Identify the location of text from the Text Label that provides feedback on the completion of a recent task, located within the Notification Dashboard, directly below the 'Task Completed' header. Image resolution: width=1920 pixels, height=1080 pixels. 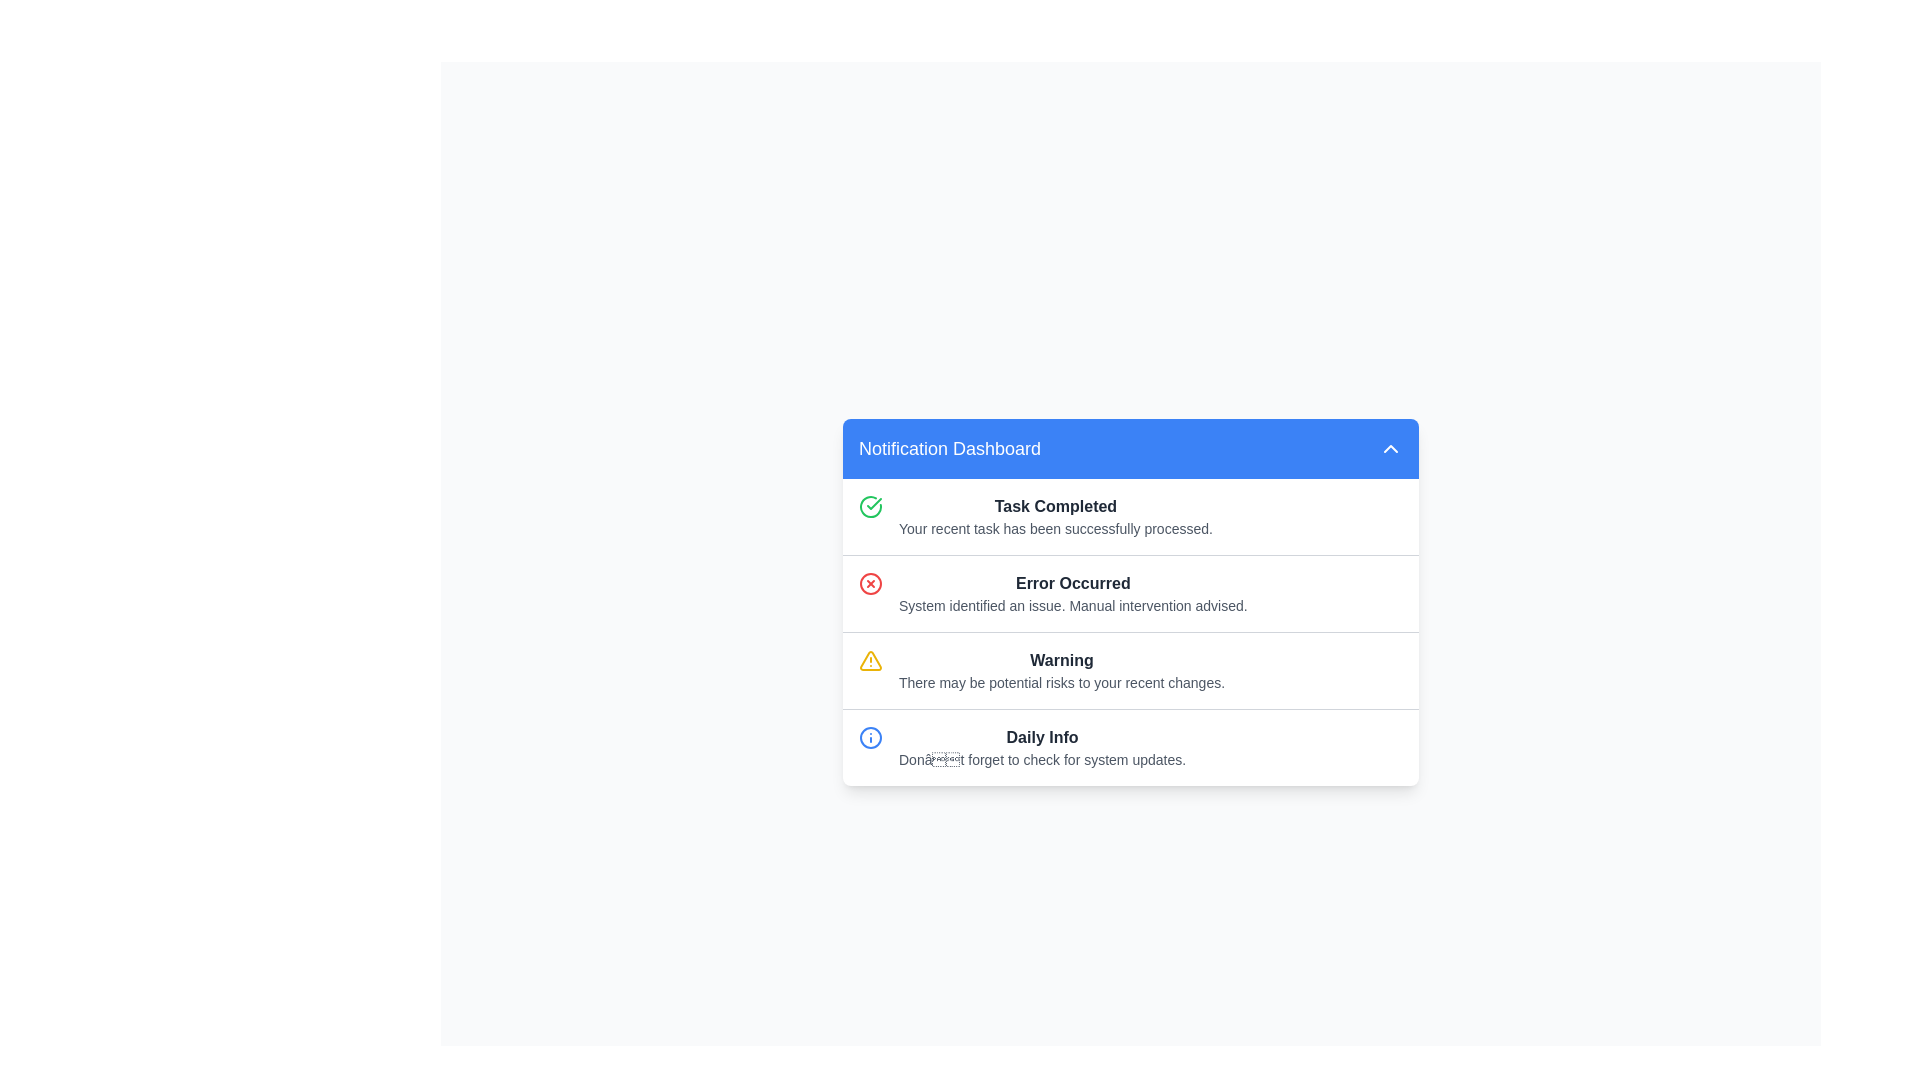
(1055, 527).